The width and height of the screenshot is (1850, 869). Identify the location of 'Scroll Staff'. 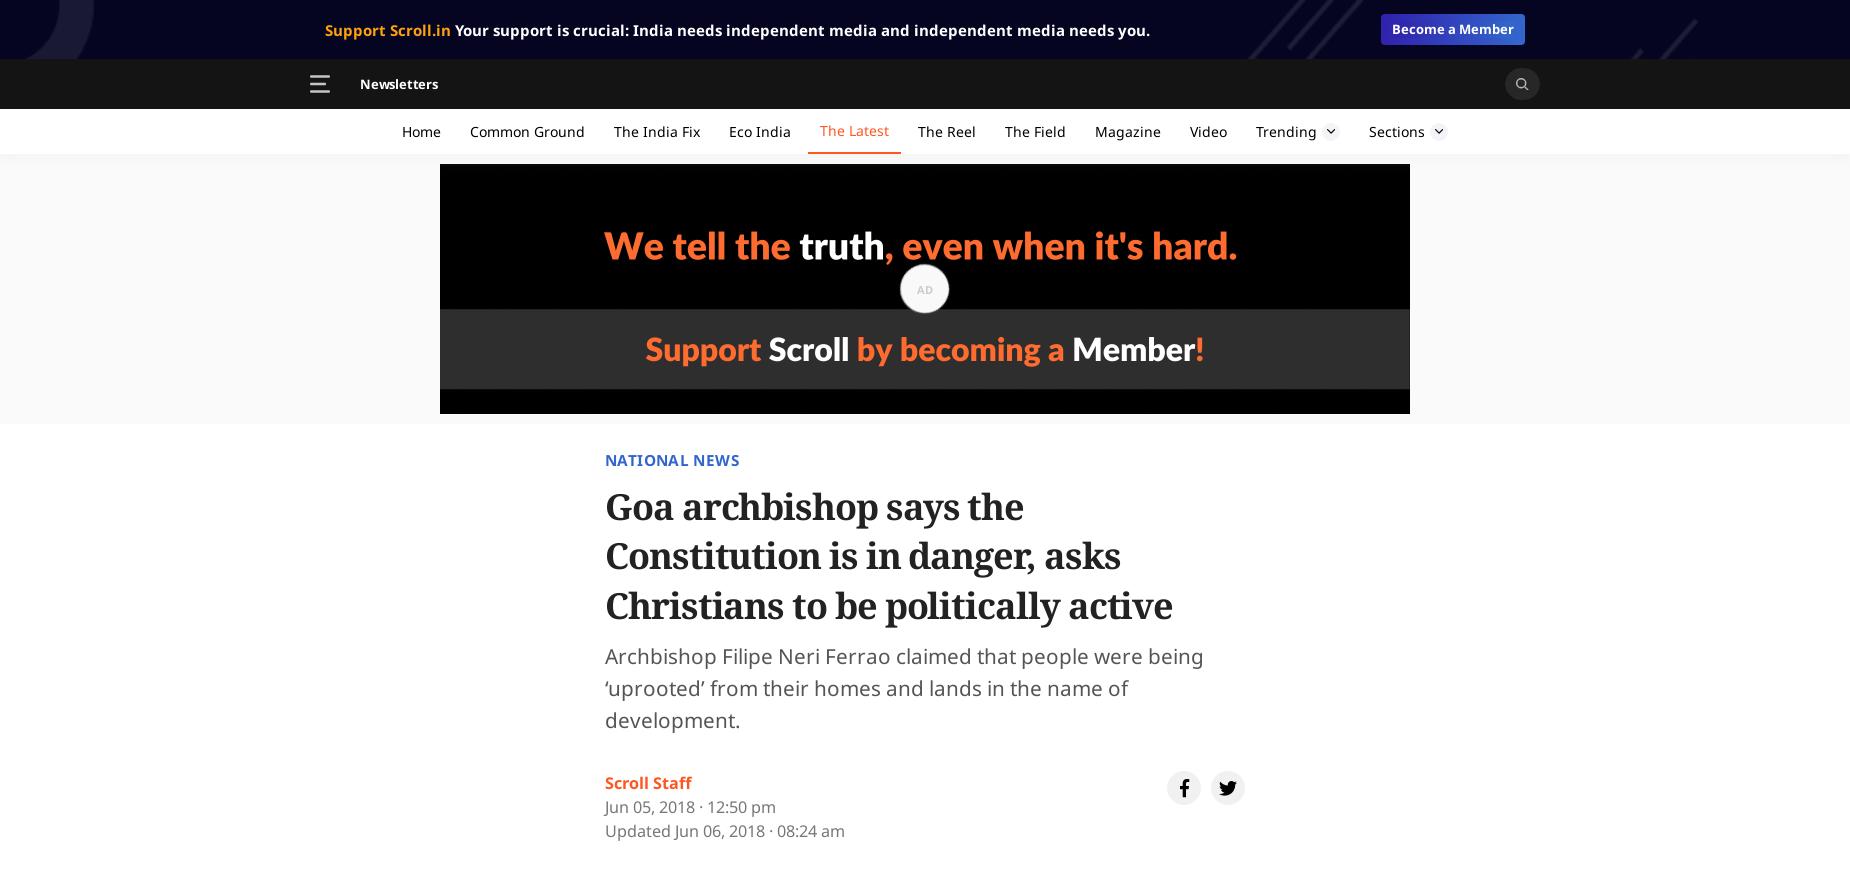
(648, 782).